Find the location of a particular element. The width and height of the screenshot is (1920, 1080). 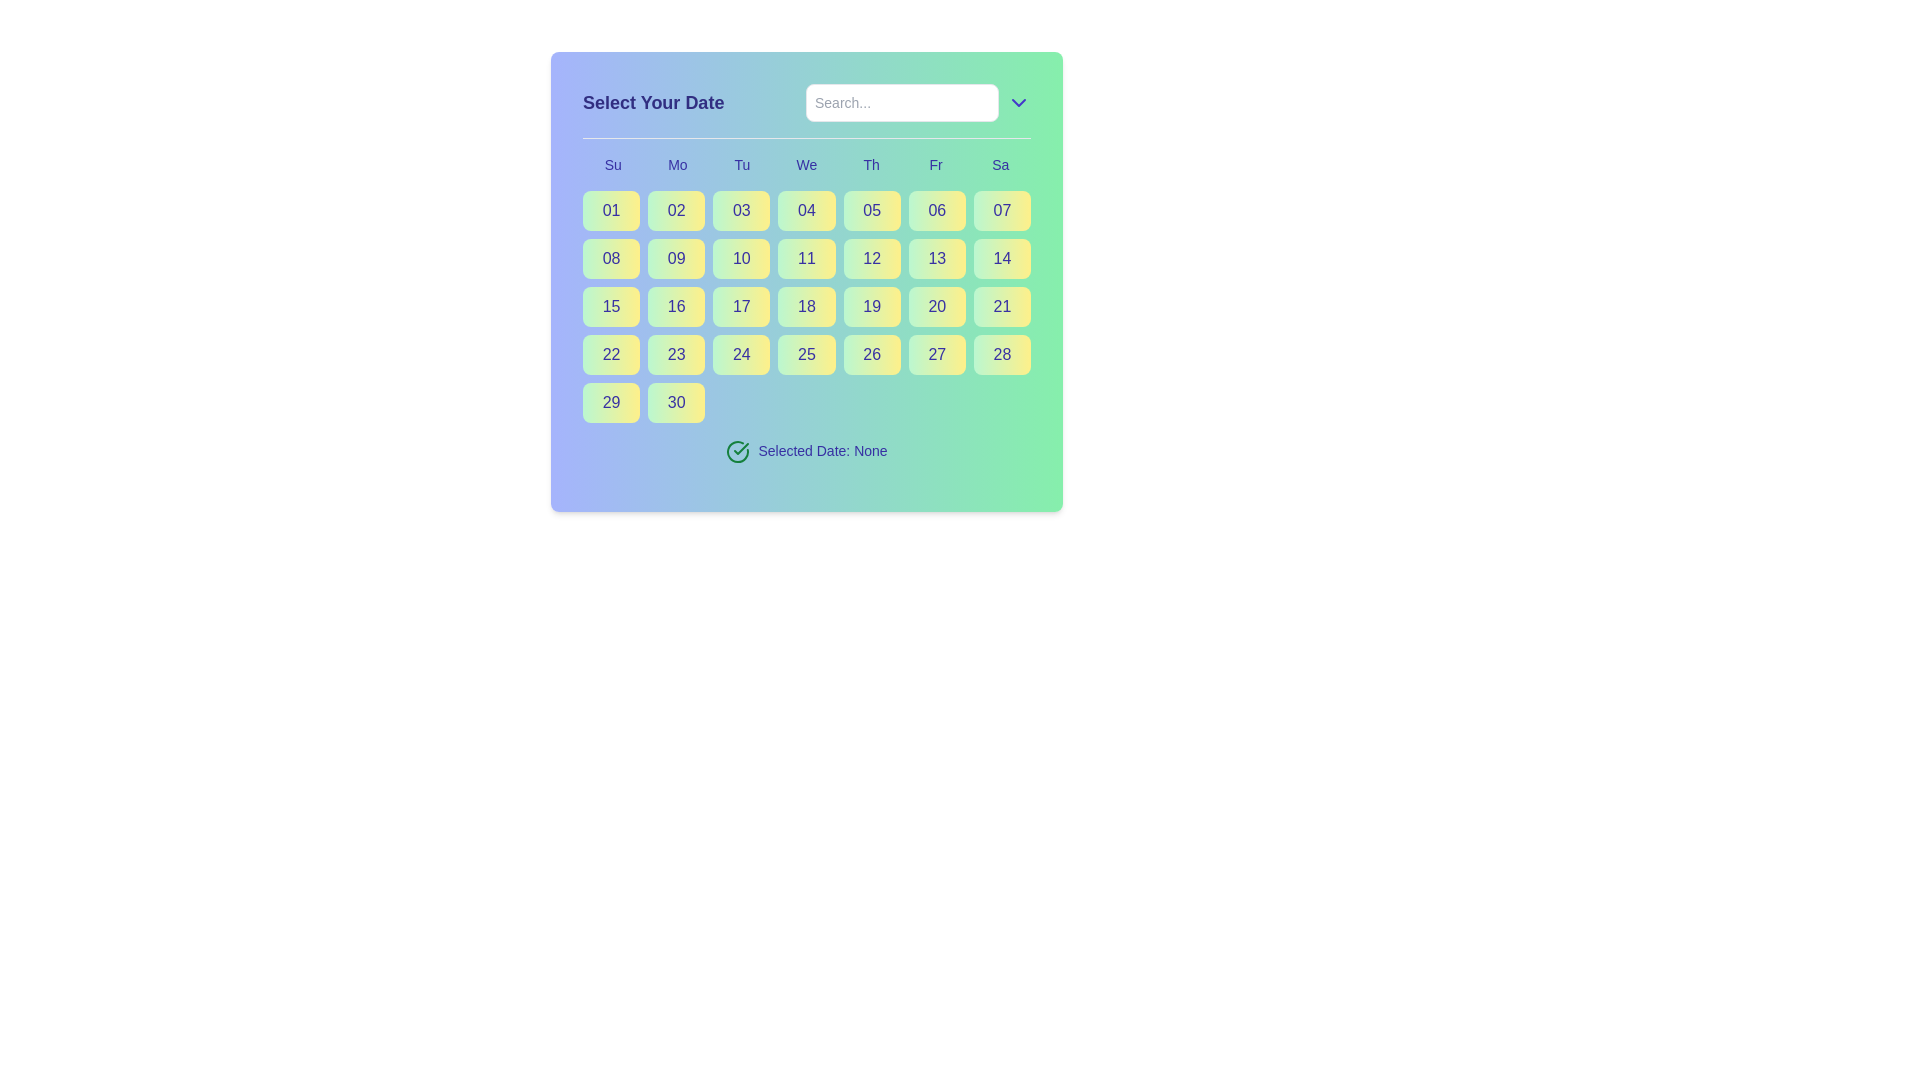

outer circular boundary of the checkmark icon indicating a successful state, located next to the text 'Selected Date: None' is located at coordinates (737, 451).